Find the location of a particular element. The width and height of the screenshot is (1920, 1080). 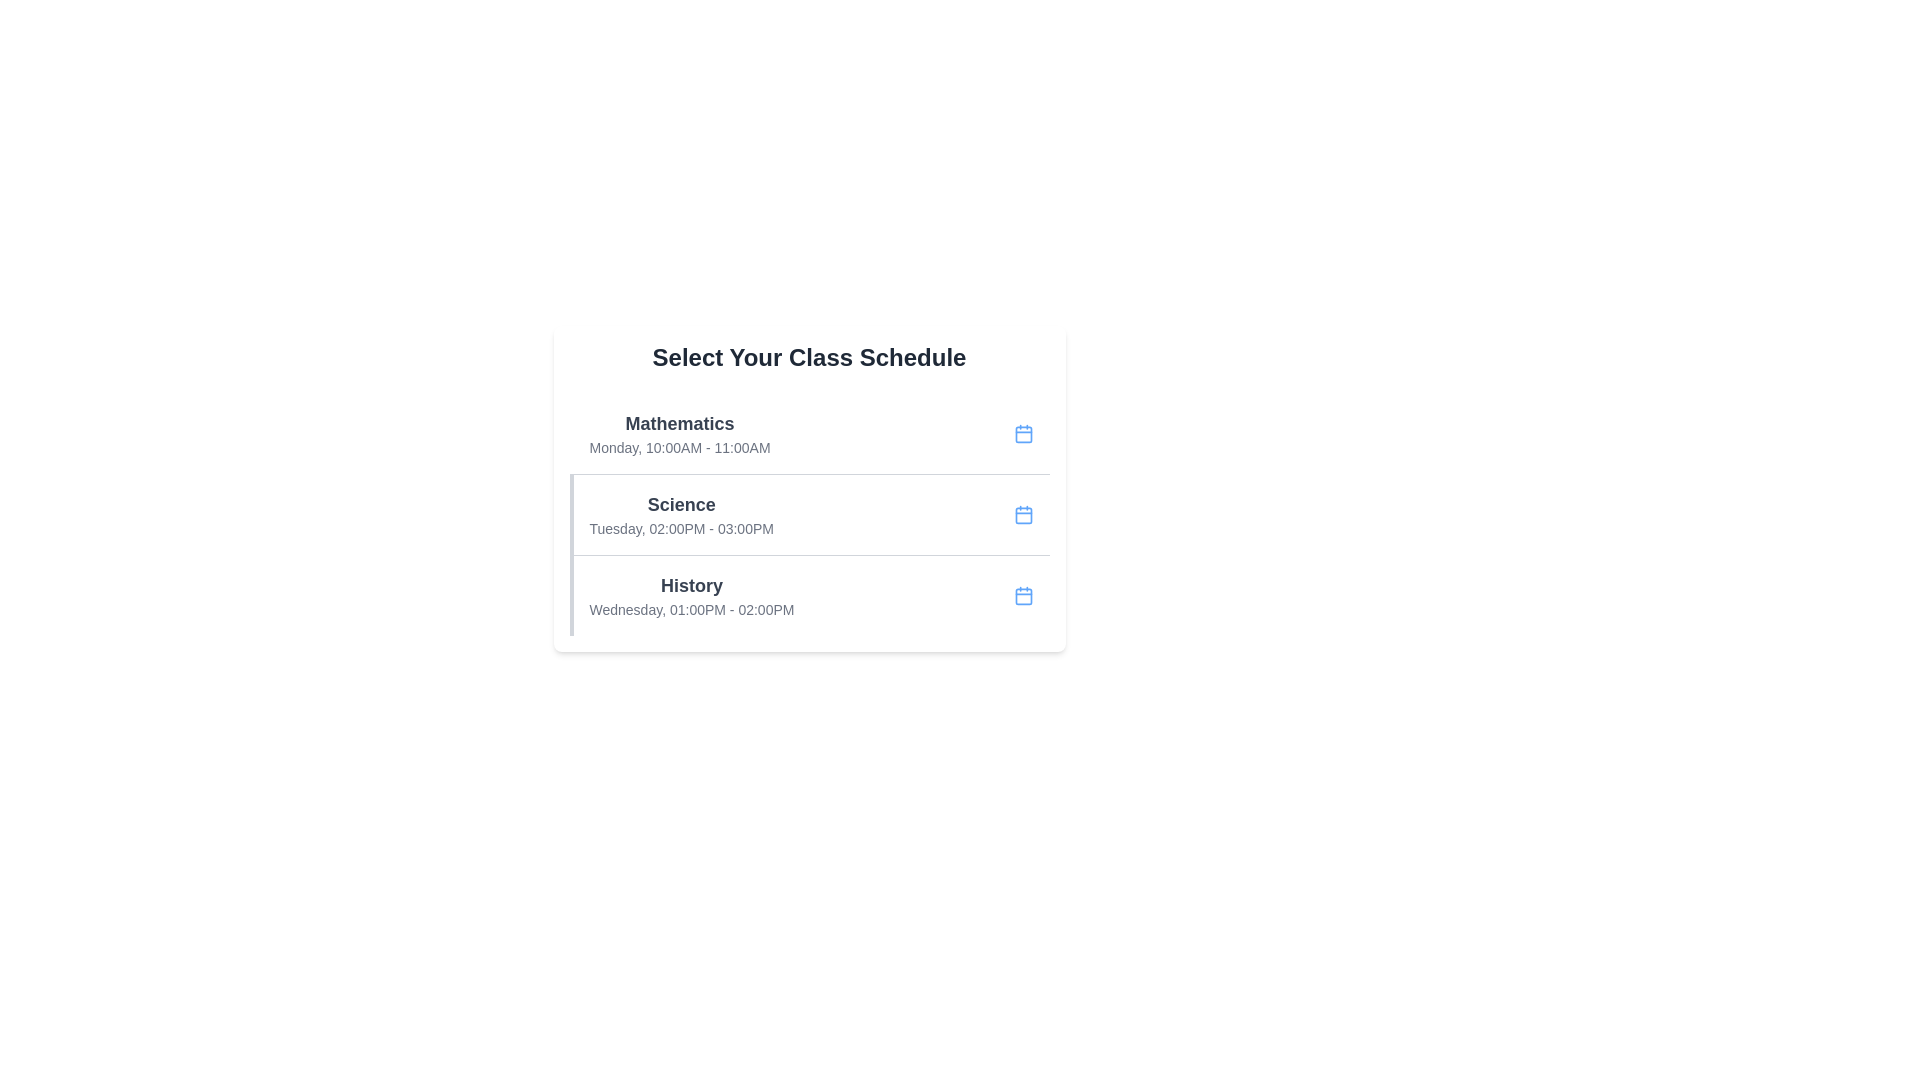

the innermost part of the calendar icon associated with the 'Science' entry in the list is located at coordinates (1023, 514).